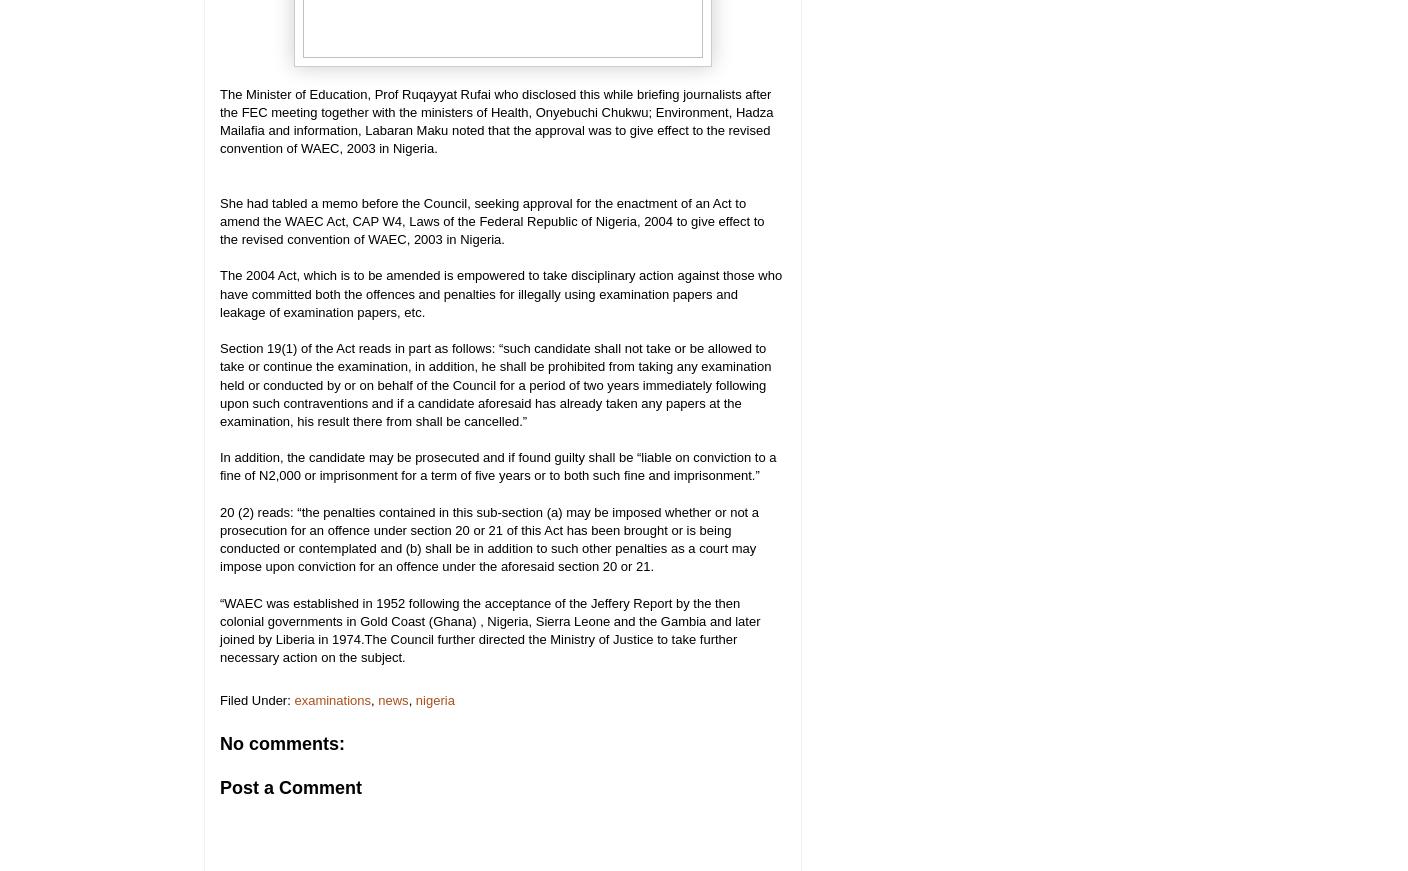  I want to click on 'The Minister of Education, Prof Ruqayyat Rufai who disclosed this while briefing journalists after the FEC meeting together with the ministers of Health, Onyebuchi Chukwu; Environment, Hadza Mailafia and information, Labaran Maku noted that the approval was to give effect to the revised convention of WAEC, 2003 in Nigeria.', so click(218, 119).